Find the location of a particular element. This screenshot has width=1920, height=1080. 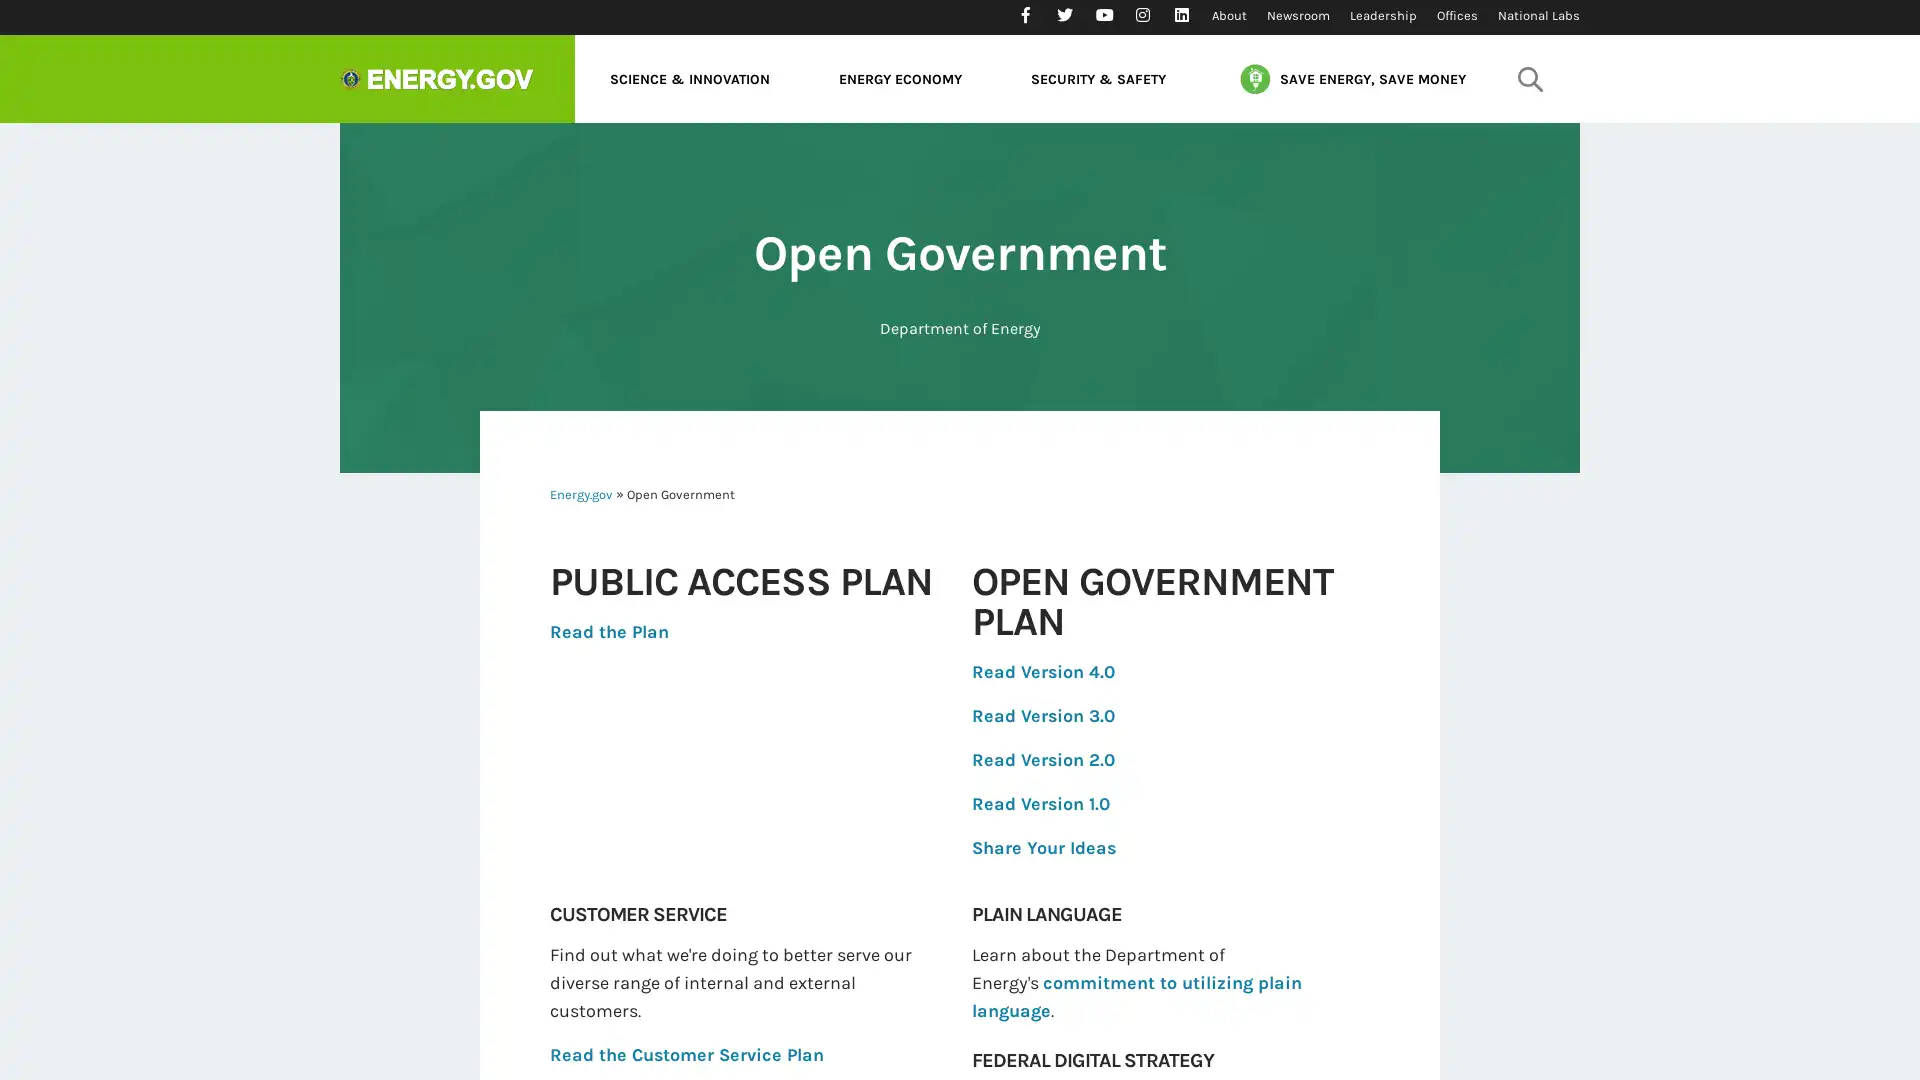

submit is located at coordinates (1529, 77).